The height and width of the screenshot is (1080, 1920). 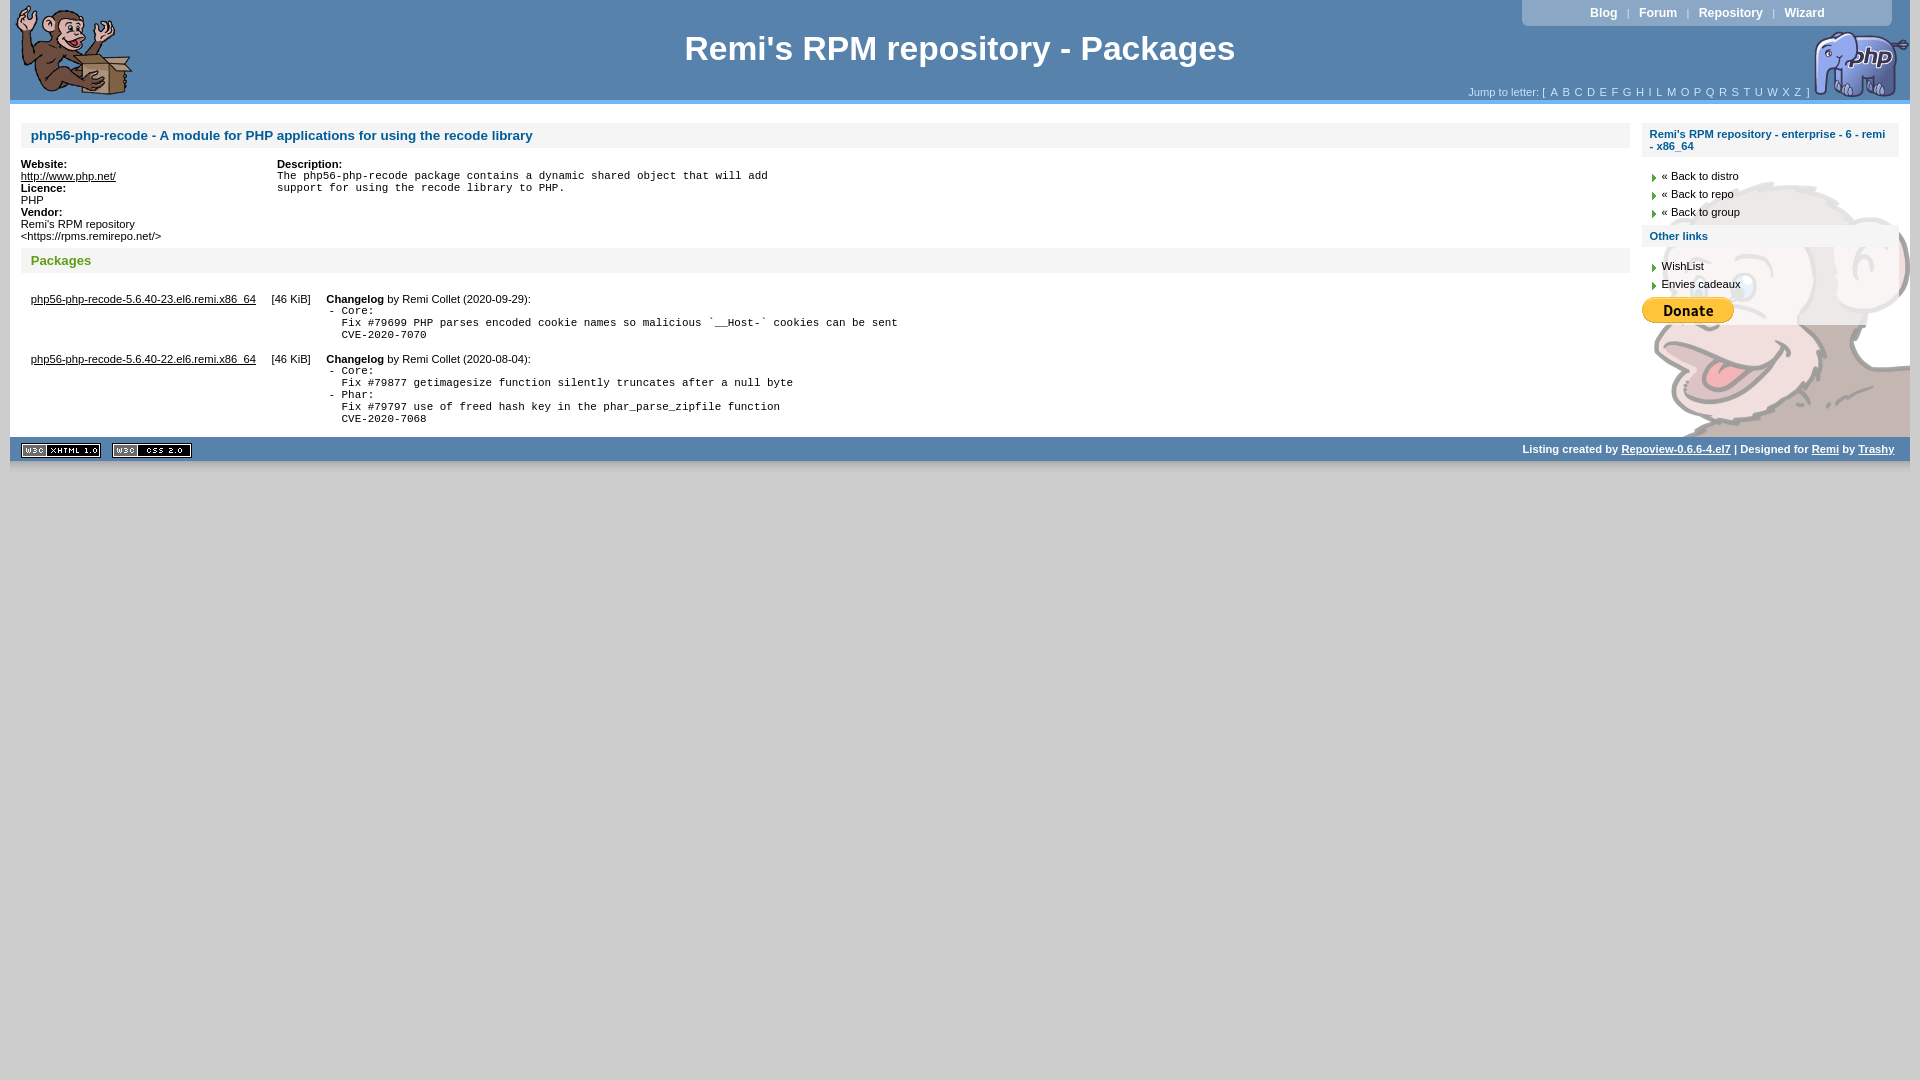 I want to click on 'Repository', so click(x=1690, y=12).